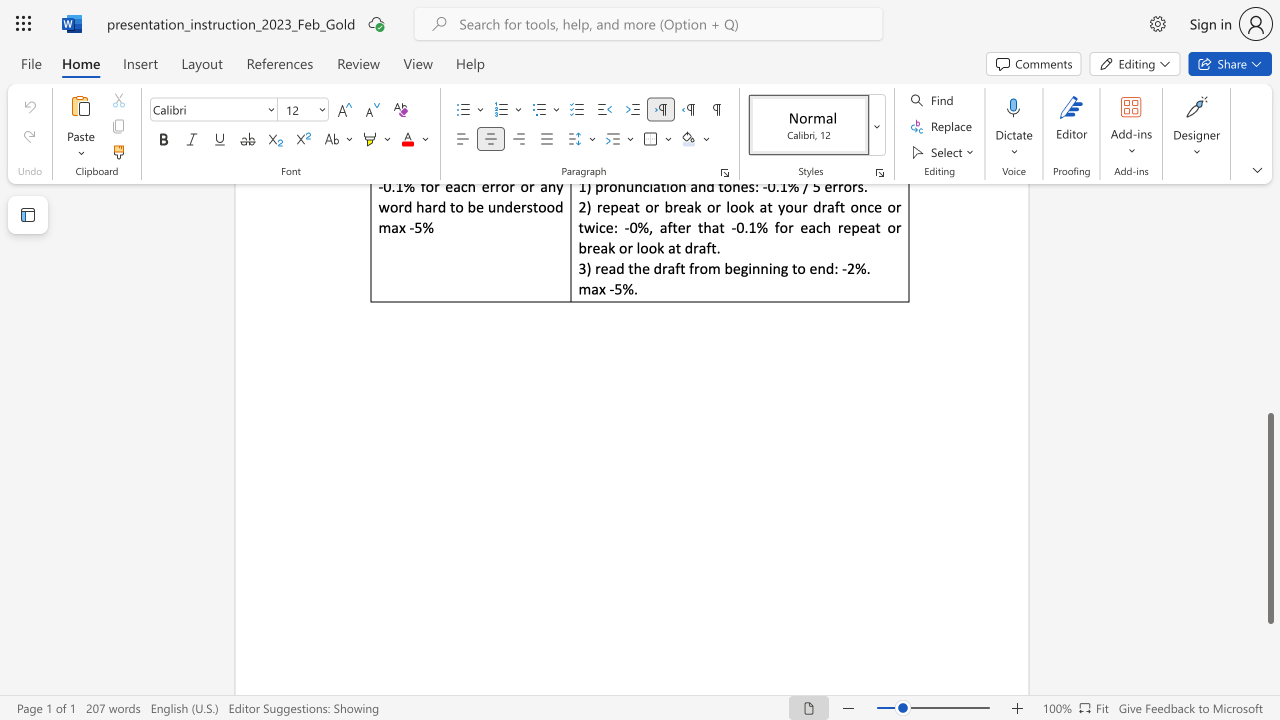  What do you see at coordinates (1269, 338) in the screenshot?
I see `the scrollbar on the right` at bounding box center [1269, 338].